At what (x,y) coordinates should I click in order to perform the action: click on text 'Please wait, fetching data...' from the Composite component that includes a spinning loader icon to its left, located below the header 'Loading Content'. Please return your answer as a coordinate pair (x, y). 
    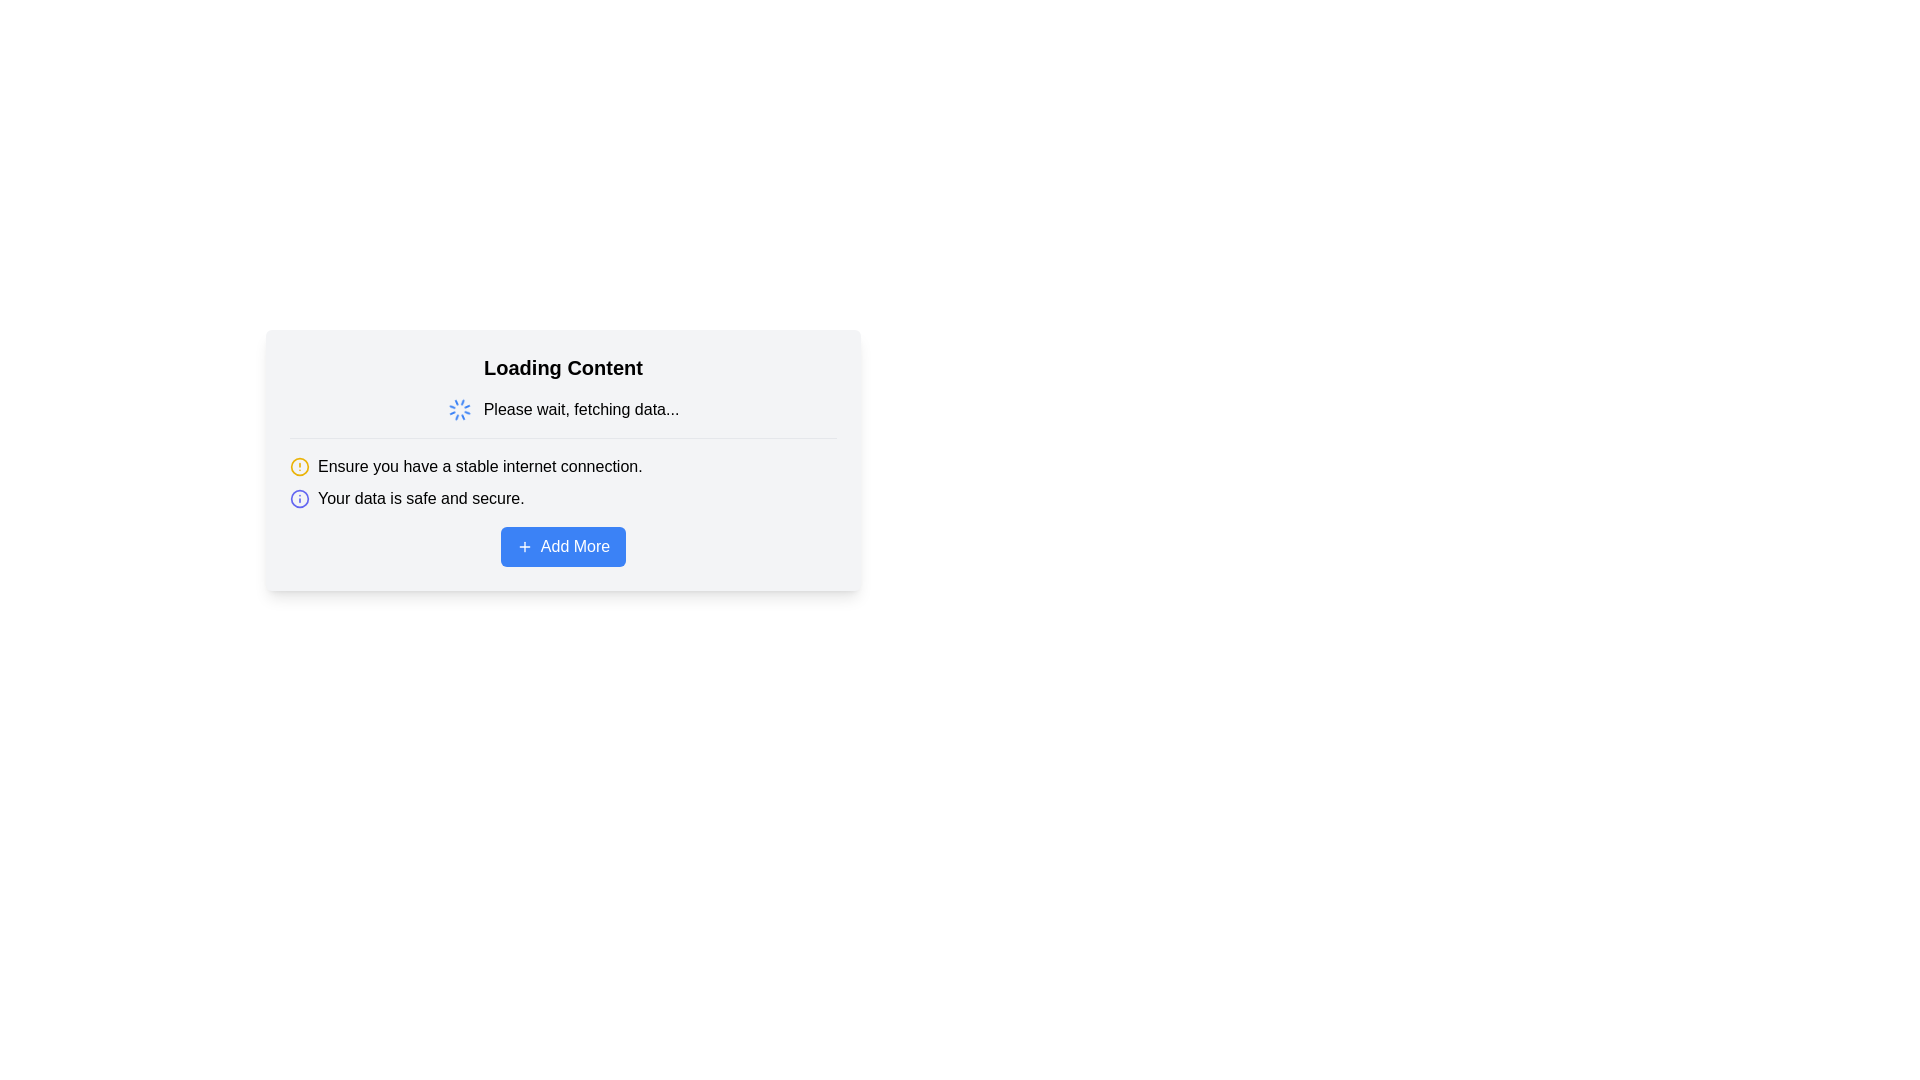
    Looking at the image, I should click on (562, 408).